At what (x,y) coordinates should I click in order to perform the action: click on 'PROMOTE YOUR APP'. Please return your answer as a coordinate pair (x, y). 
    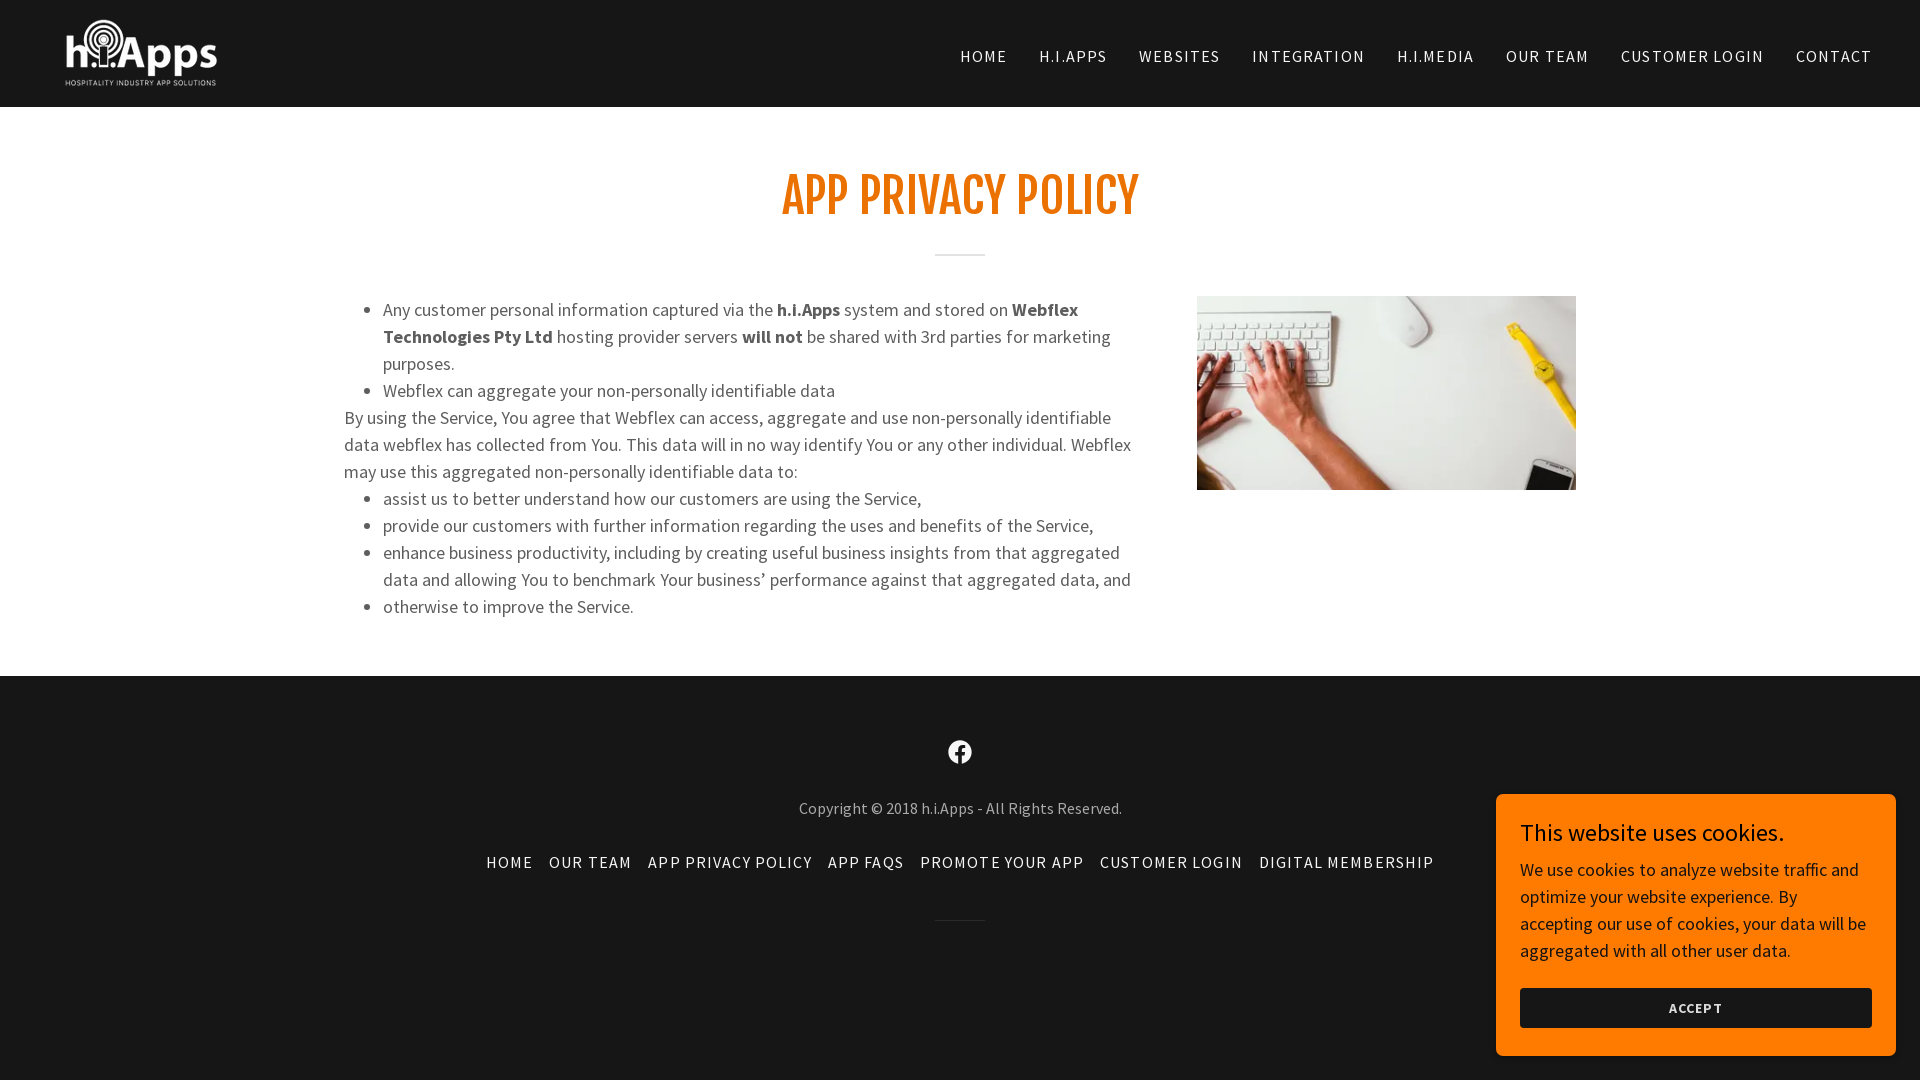
    Looking at the image, I should click on (911, 860).